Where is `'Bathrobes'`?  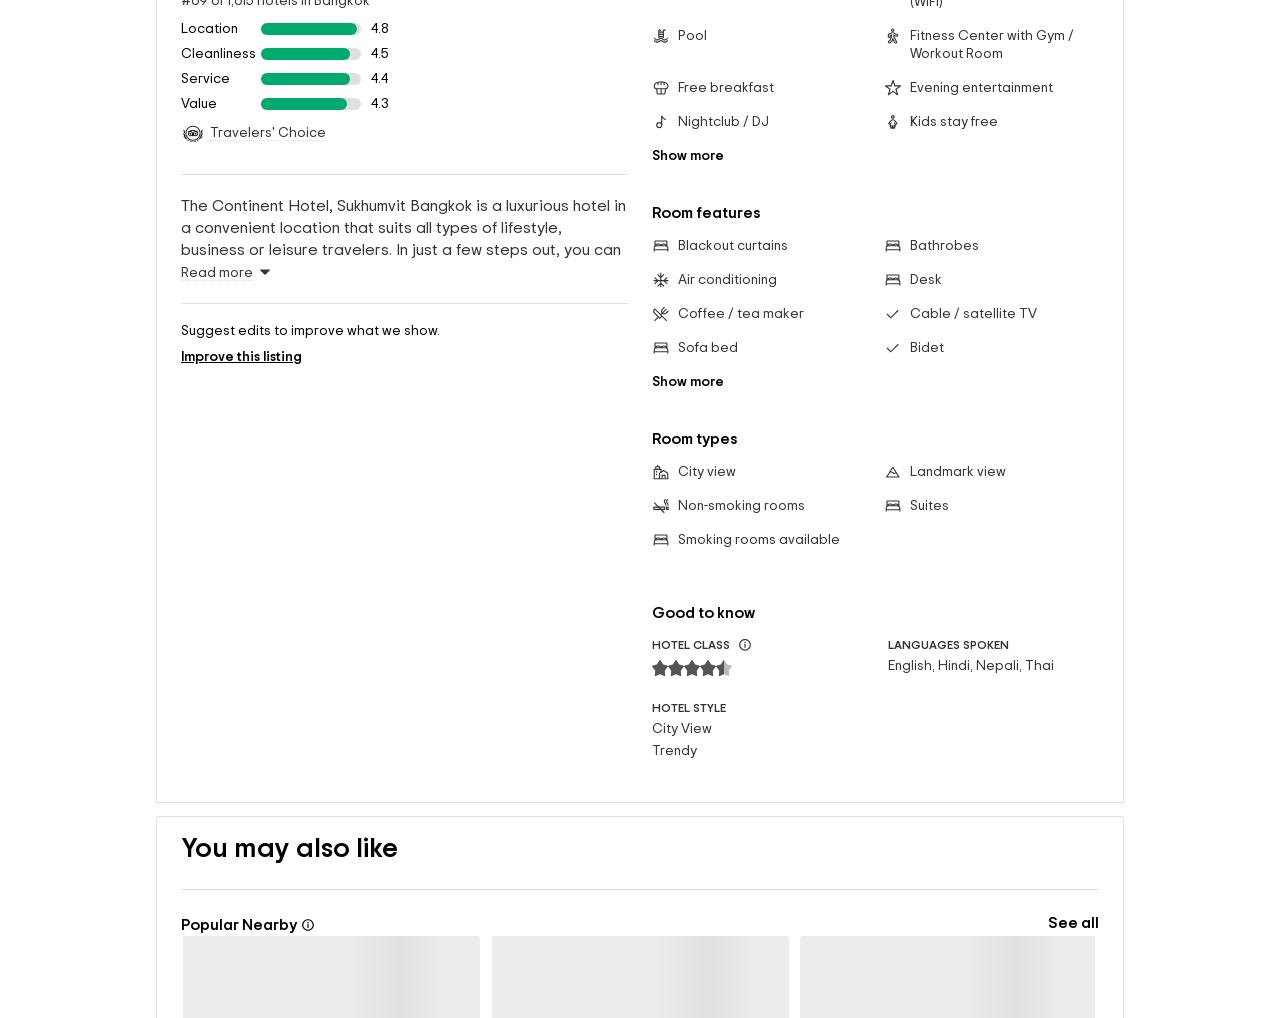 'Bathrobes' is located at coordinates (942, 212).